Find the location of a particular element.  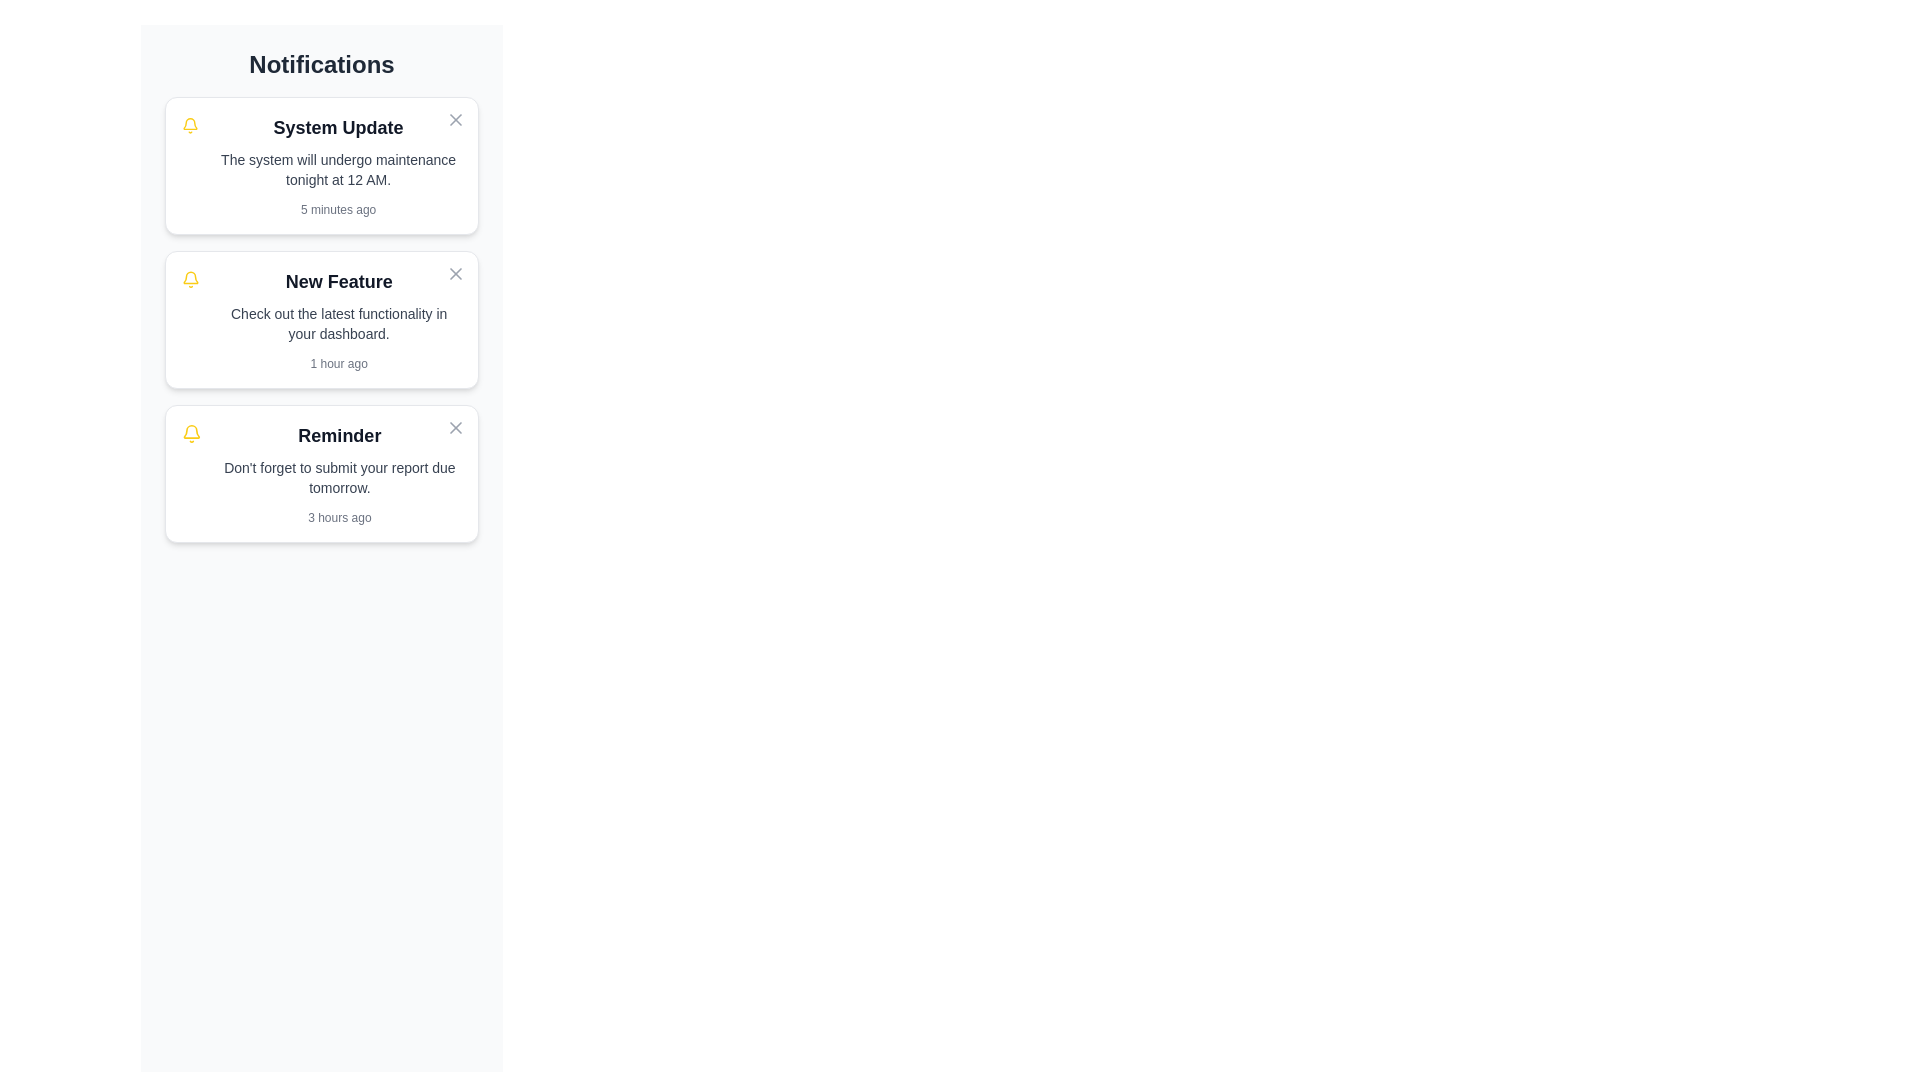

text content of the Notification card with the heading 'Reminder' located in the vertical list of notifications is located at coordinates (339, 474).